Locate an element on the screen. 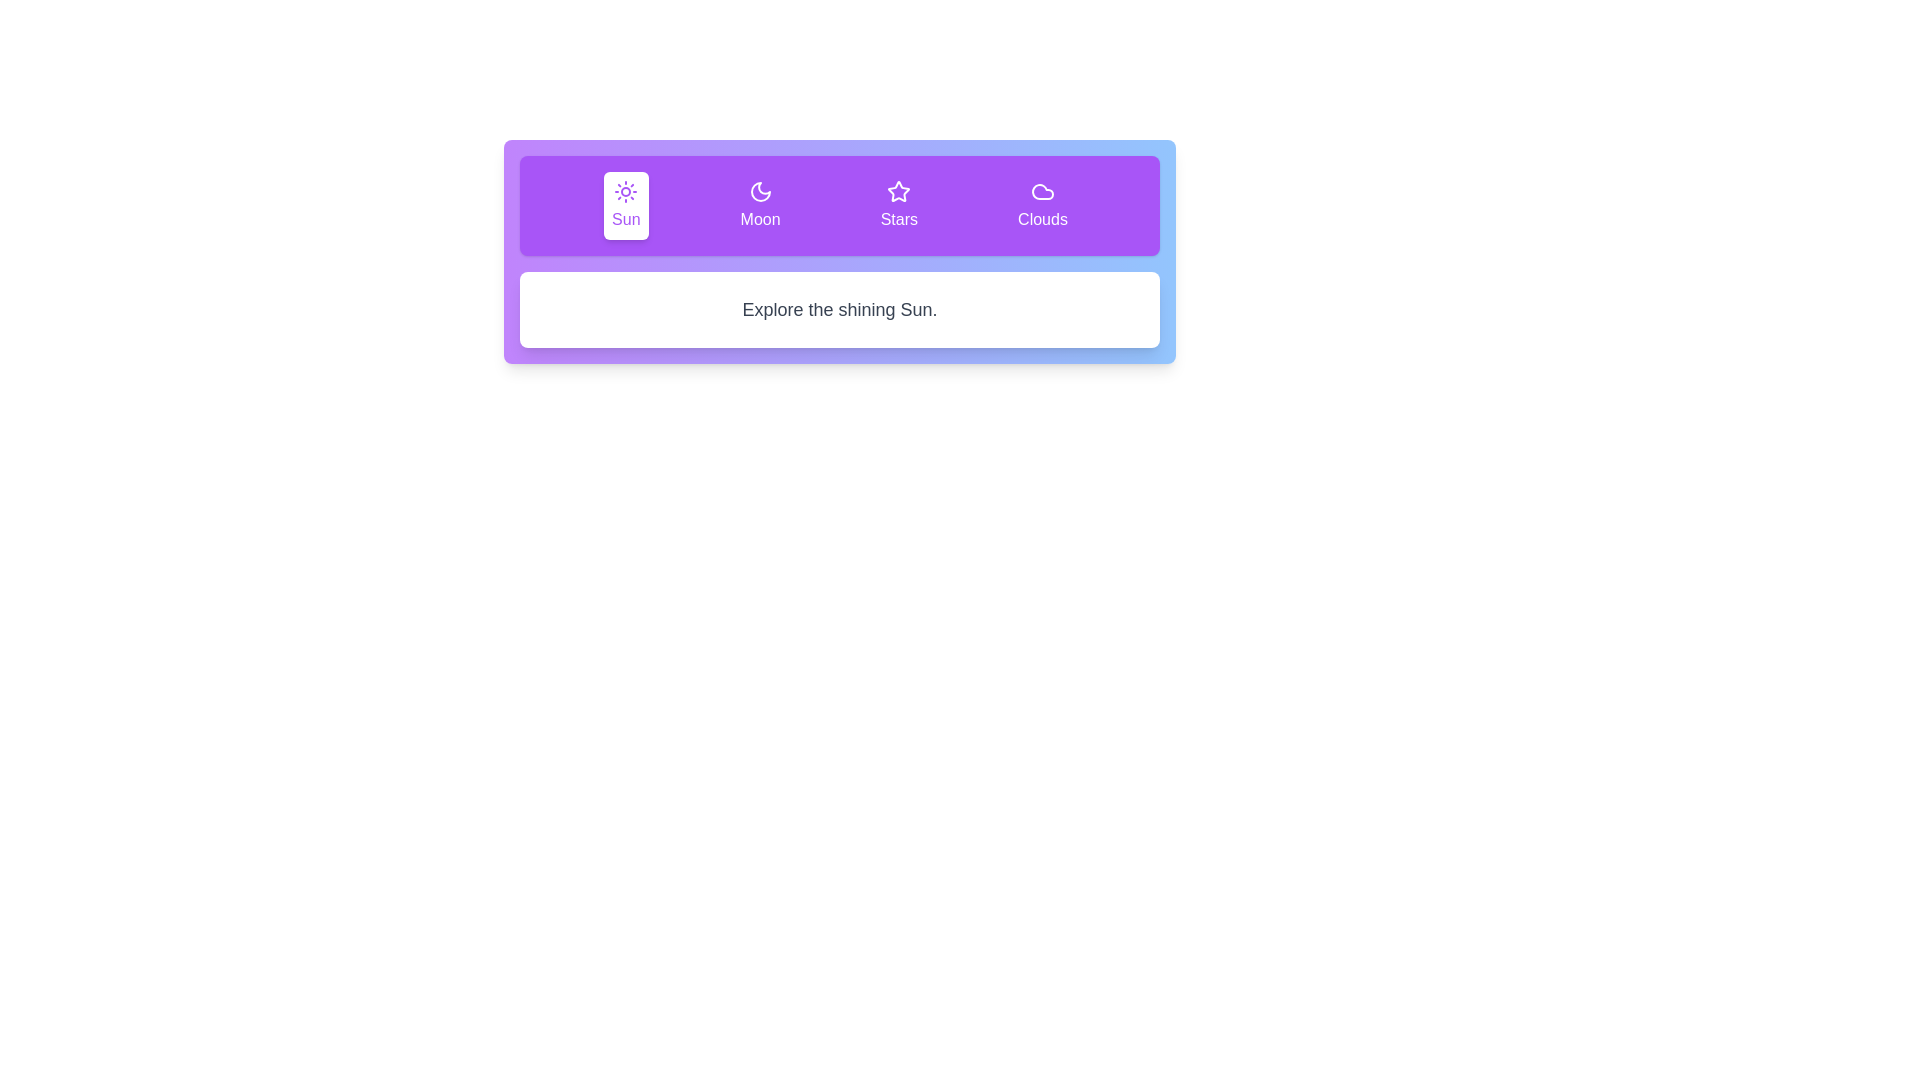 Image resolution: width=1920 pixels, height=1080 pixels. the 'Stars' SVG icon in the category selector, which is the center icon in a horizontal layout of four items is located at coordinates (897, 192).